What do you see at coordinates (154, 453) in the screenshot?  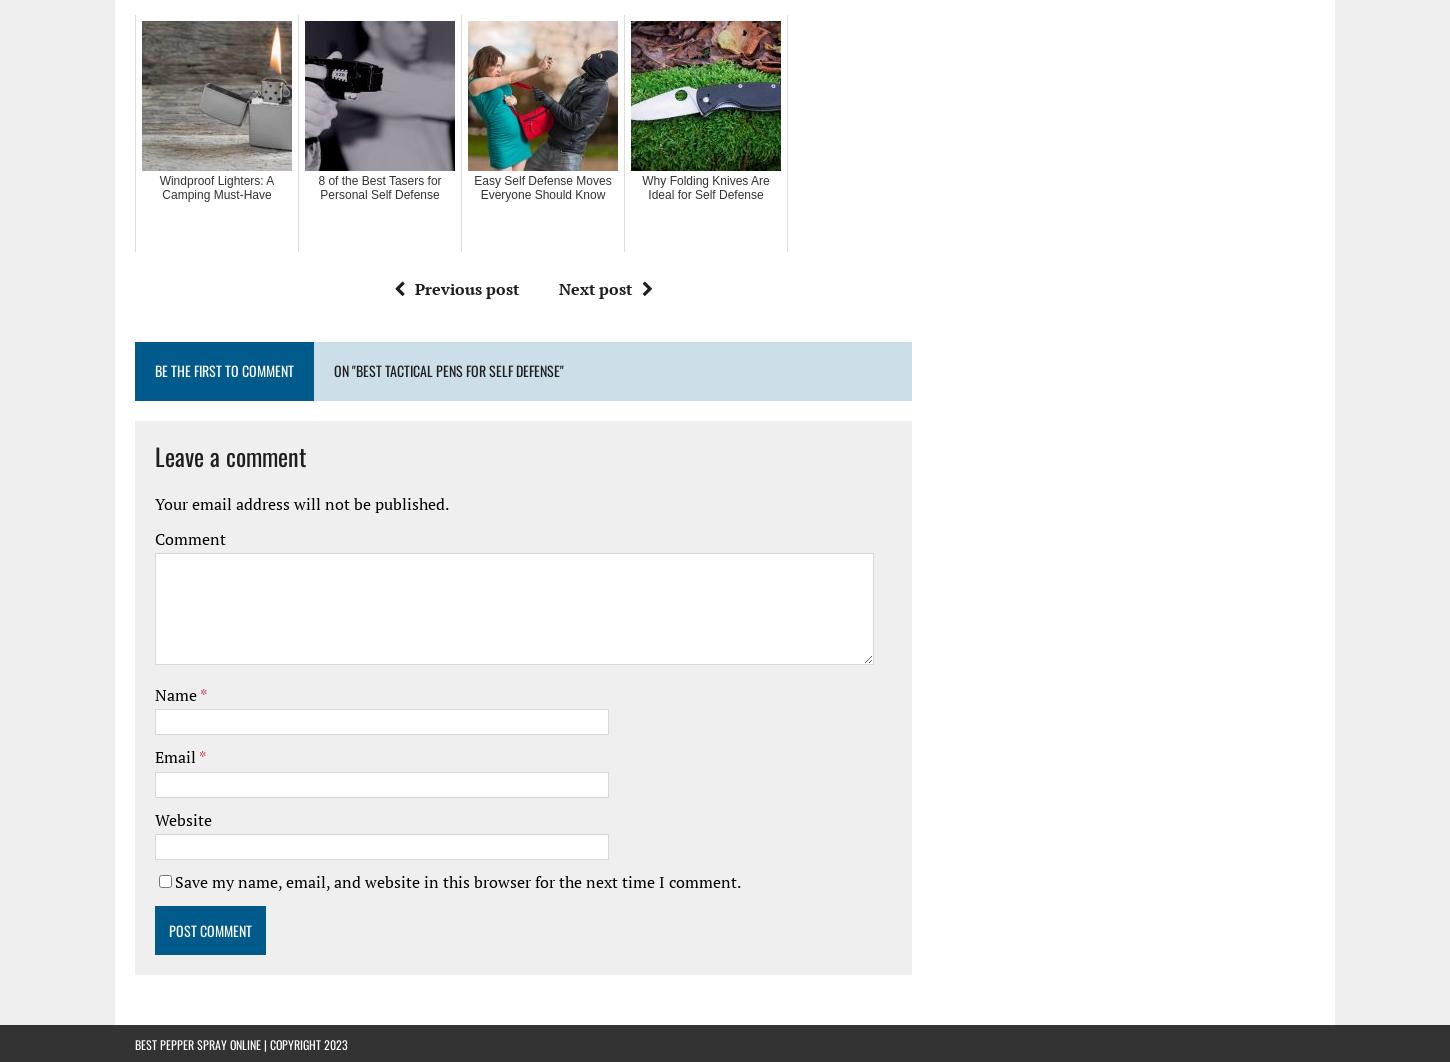 I see `'Leave a comment'` at bounding box center [154, 453].